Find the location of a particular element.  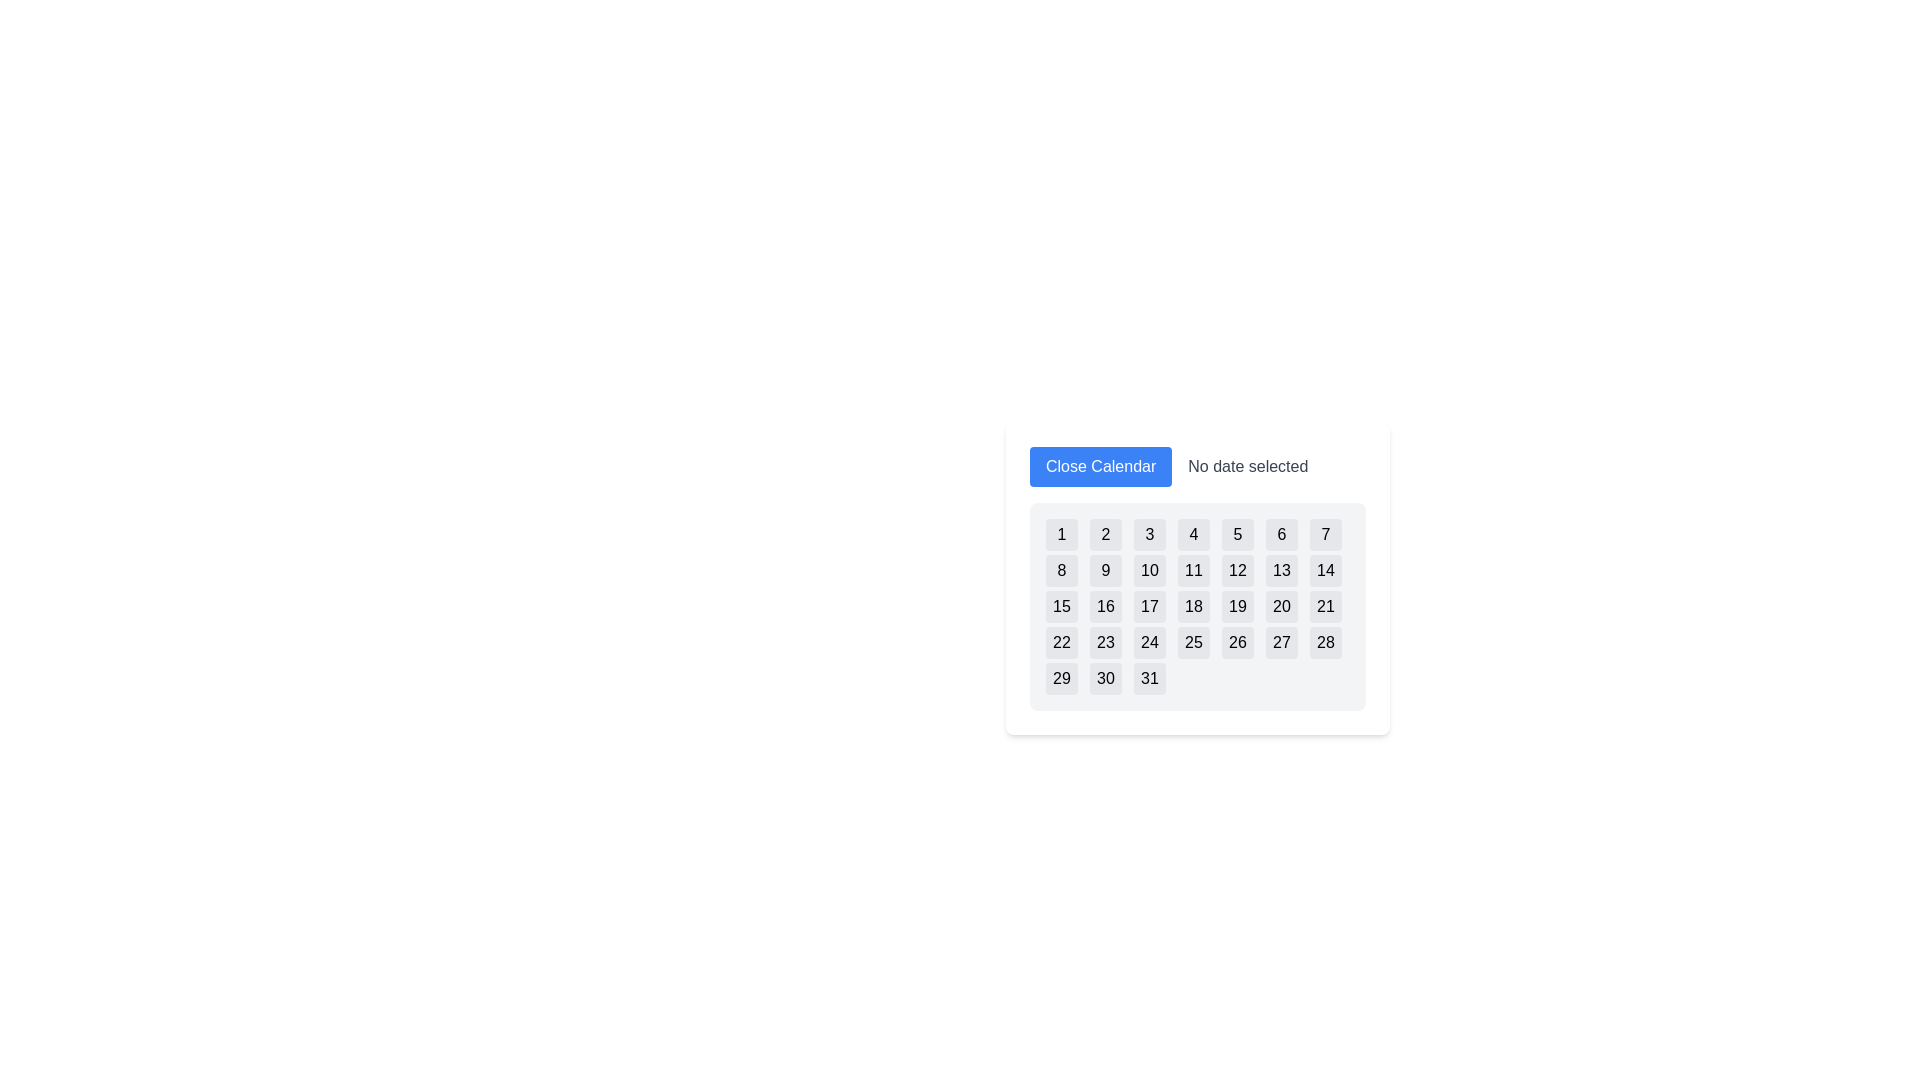

the button representing the date '26' located is located at coordinates (1237, 643).